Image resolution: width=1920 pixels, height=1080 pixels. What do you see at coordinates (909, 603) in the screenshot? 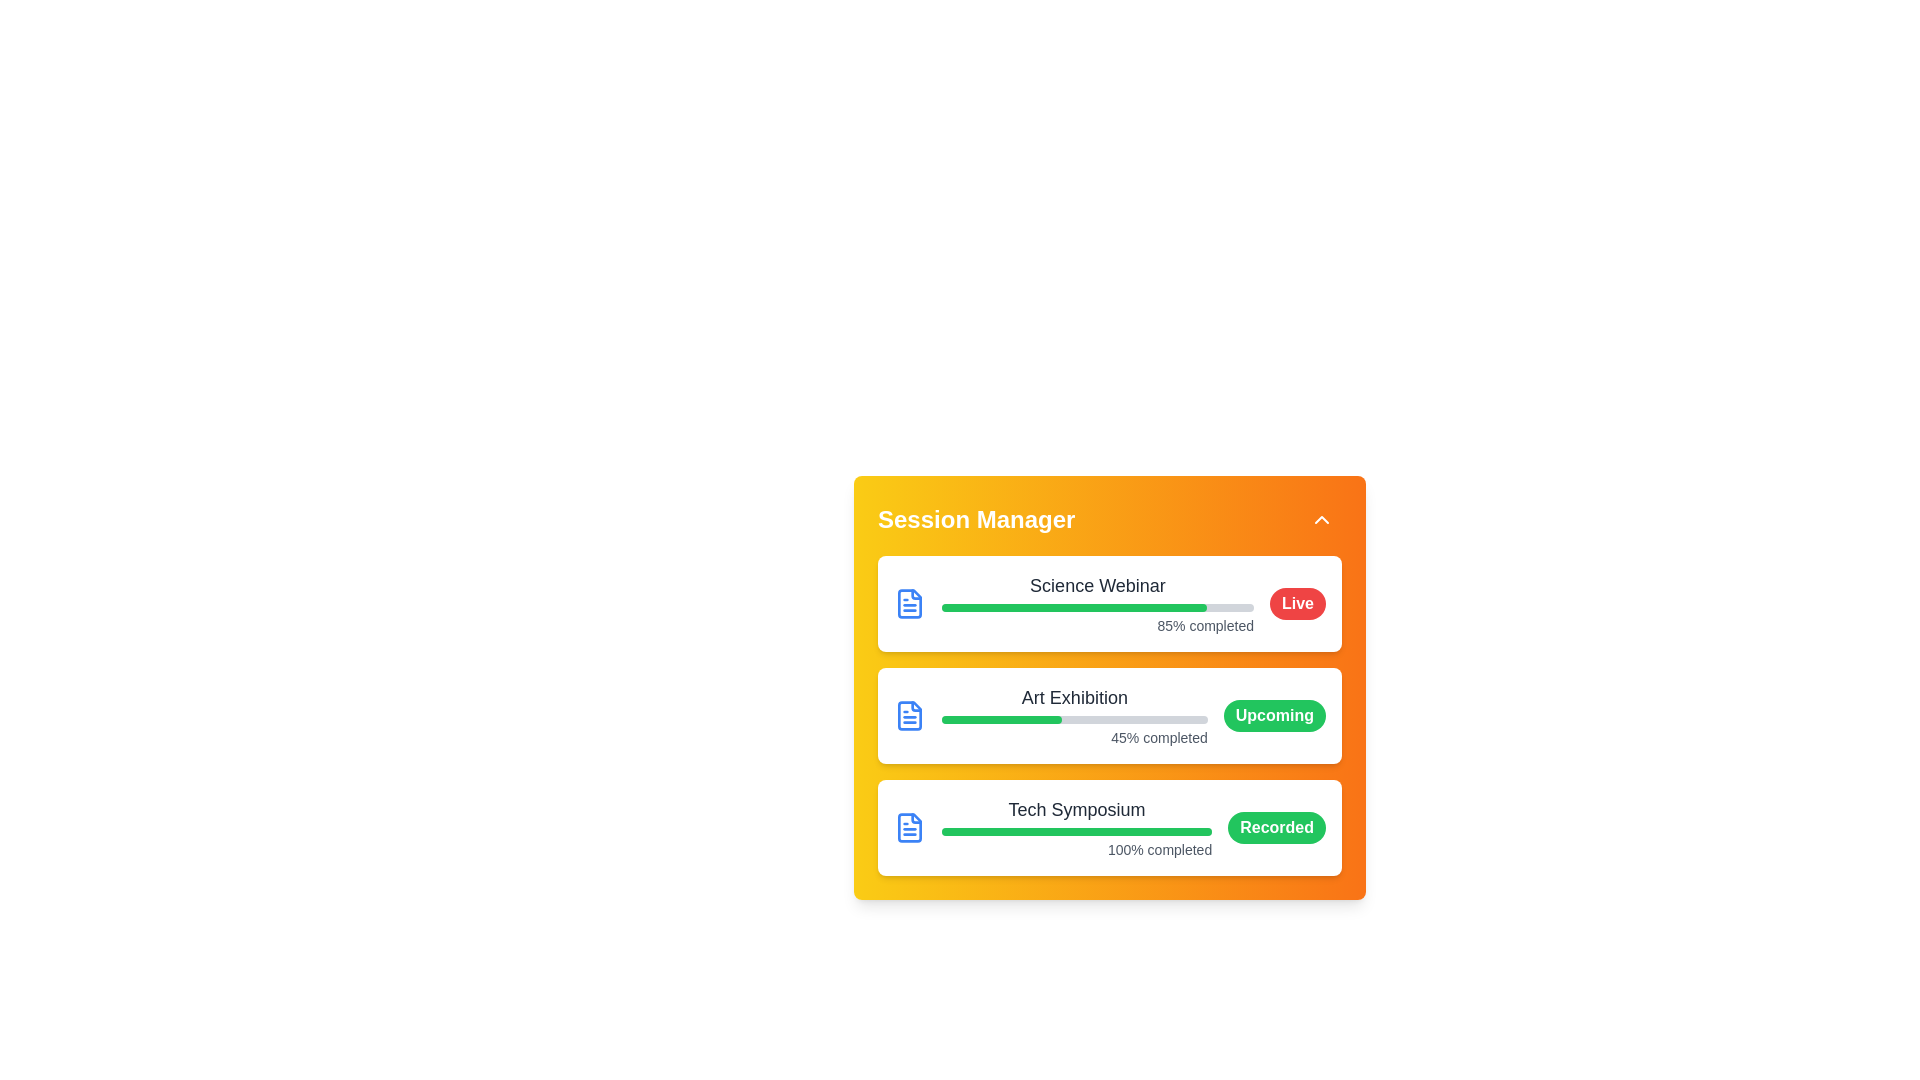
I see `the blue document icon located at the start of the 'Science Webinar' block, which is visually distinct with blue strokes against a white background` at bounding box center [909, 603].